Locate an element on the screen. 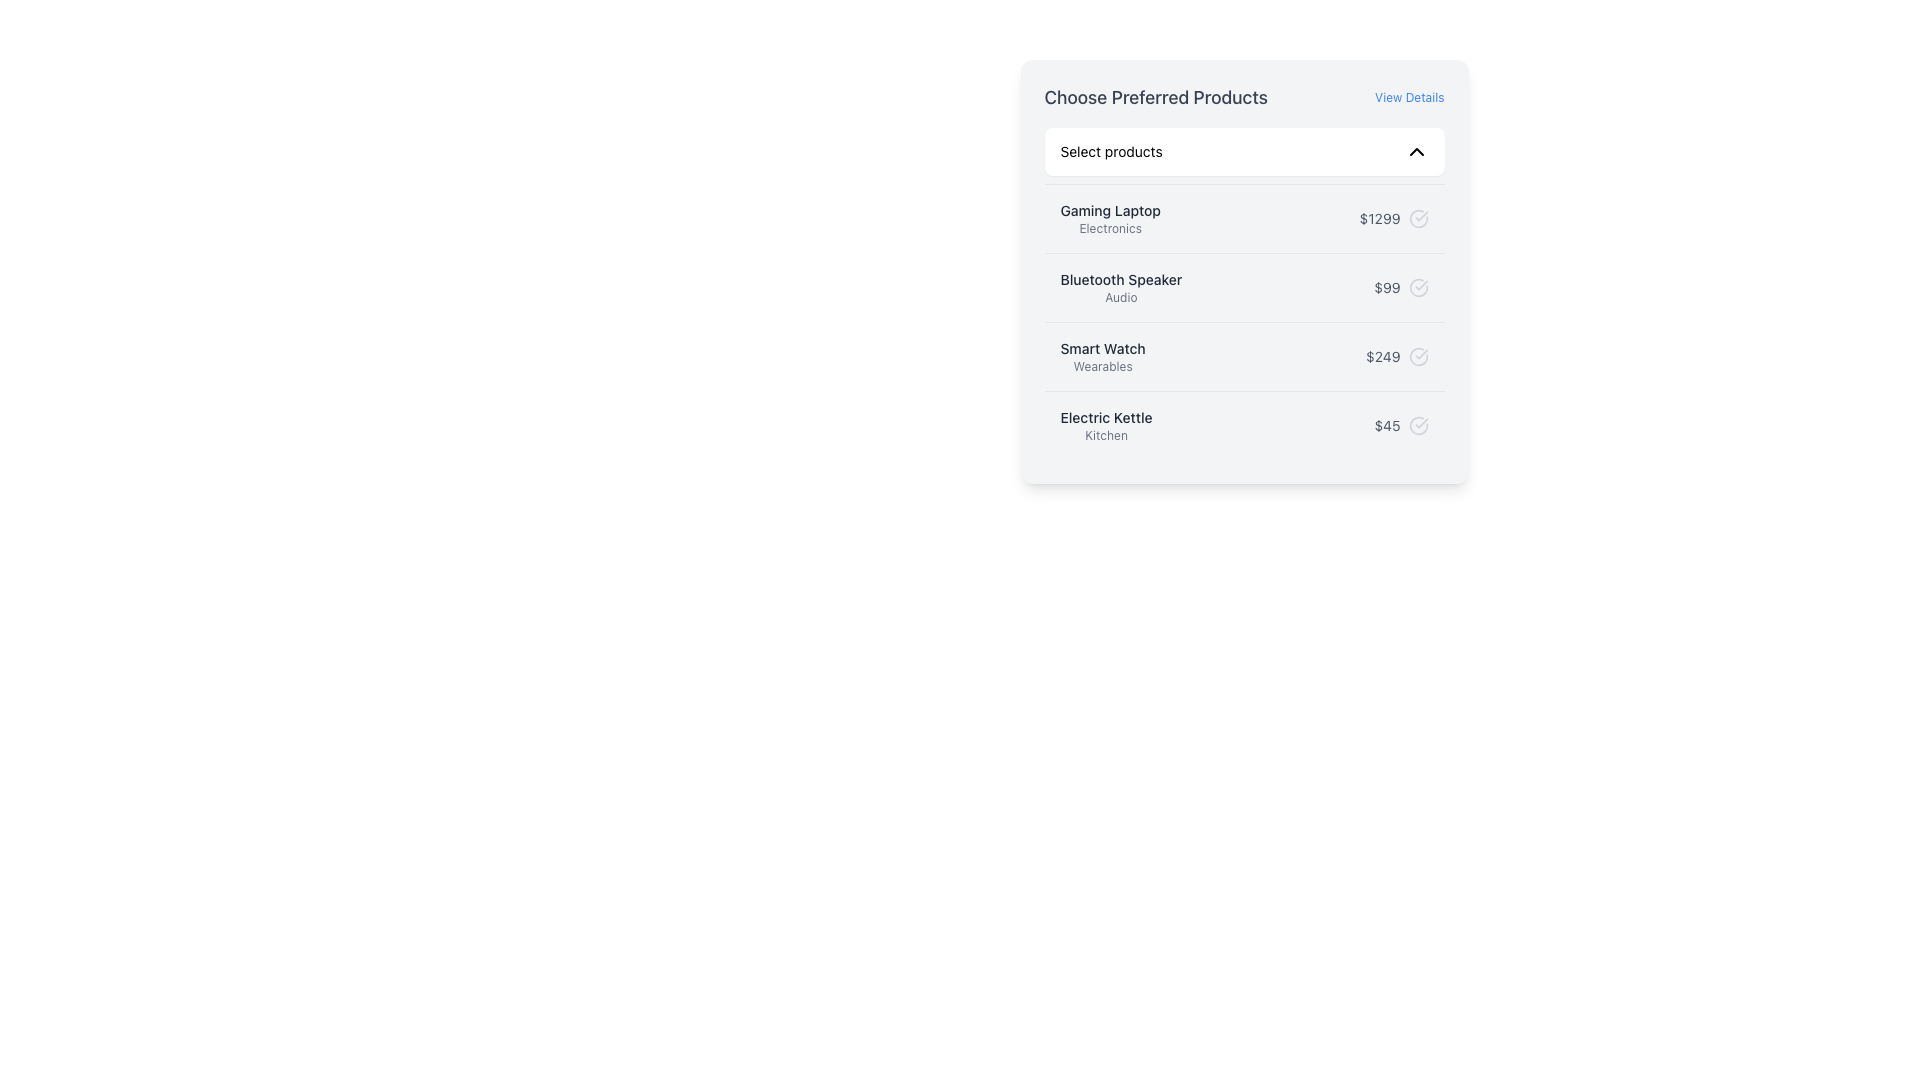  the static text label that describes the item 'Electric Kettle' categorized under 'Kitchen', which is located in the lower-right section of the visible panel is located at coordinates (1105, 434).